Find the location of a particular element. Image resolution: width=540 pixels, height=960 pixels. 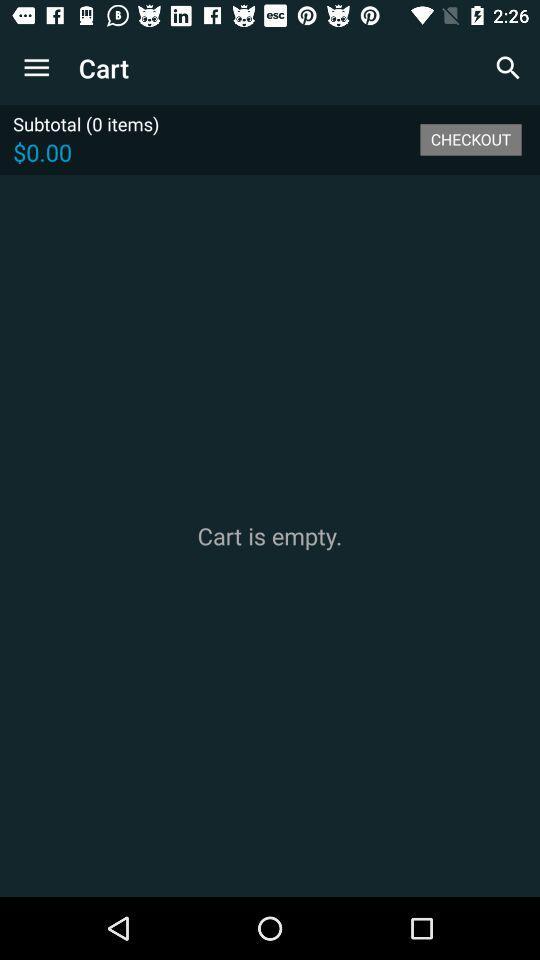

icon above the subtotal (0 items) item is located at coordinates (36, 68).